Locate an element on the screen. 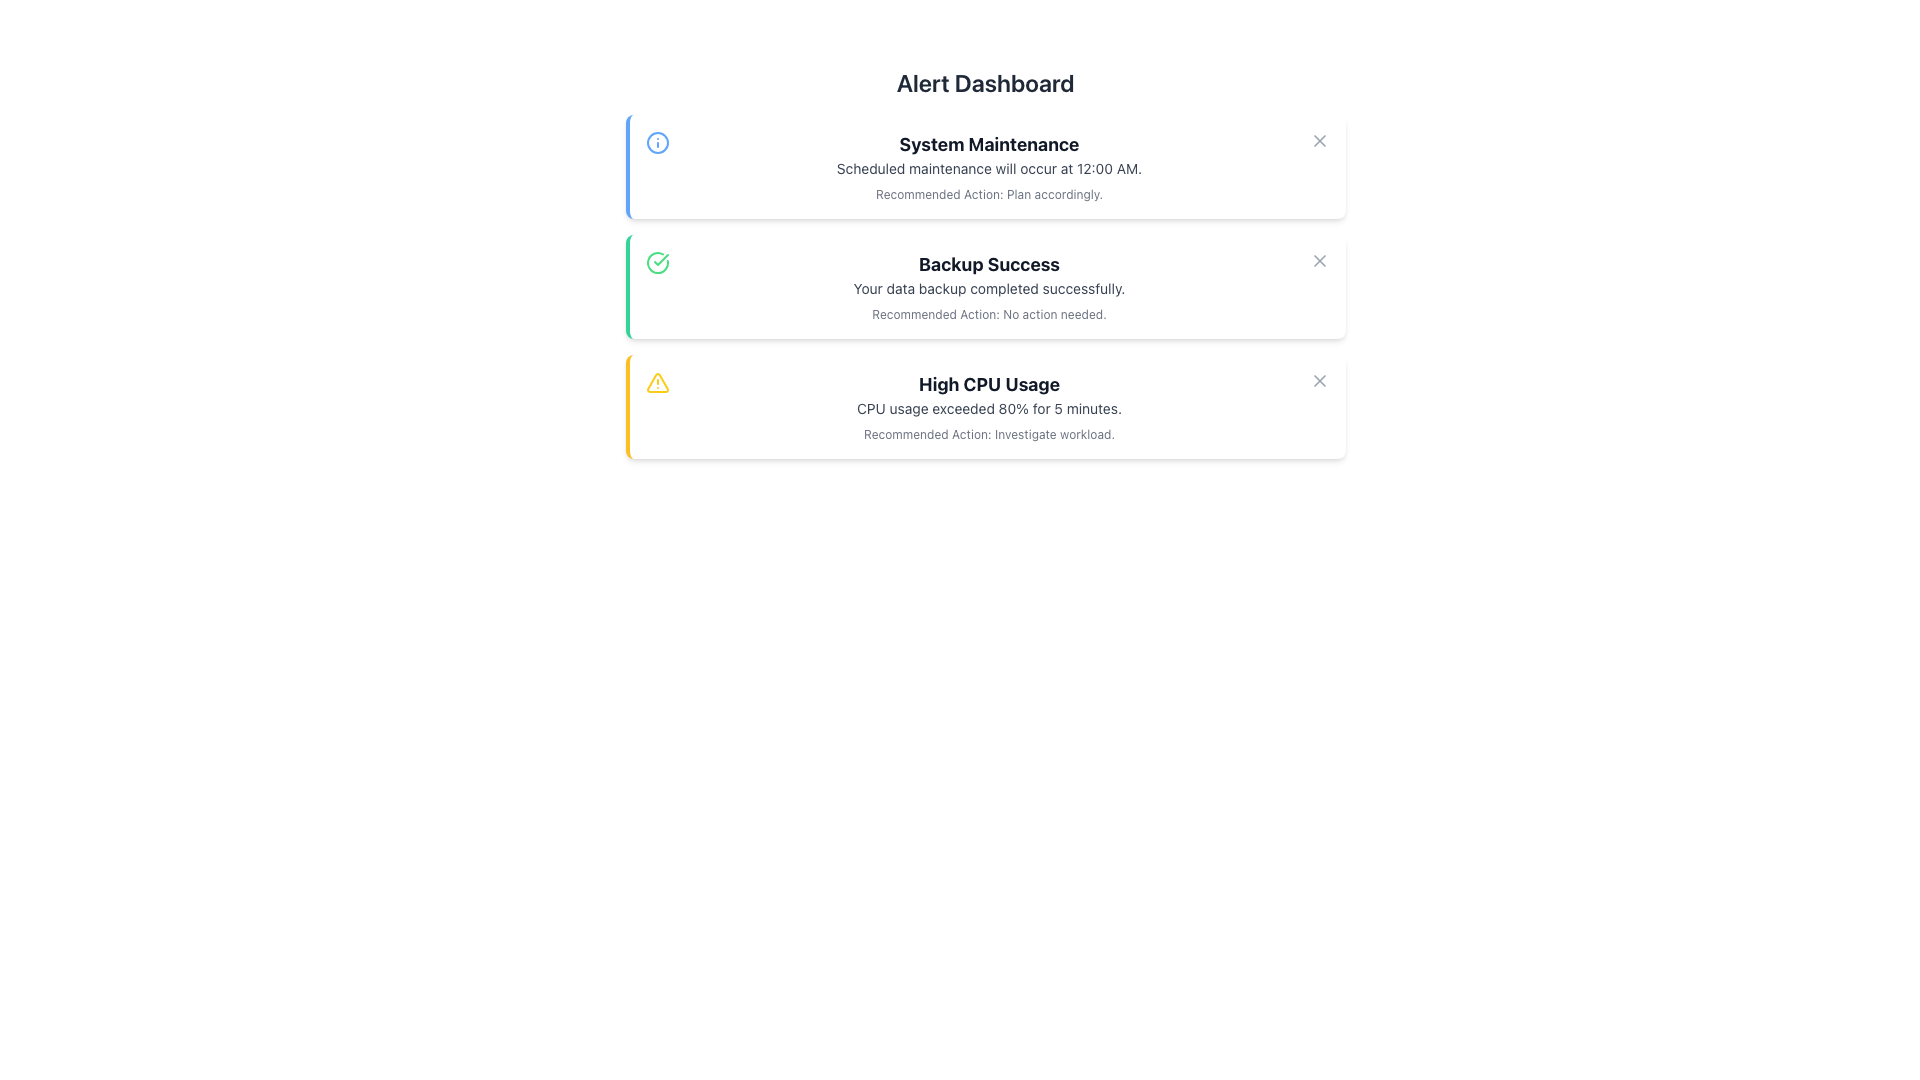 This screenshot has height=1080, width=1920. the information icon located at the top left corner of the 'System Maintenance' notification card to understand the nature of the notification is located at coordinates (657, 141).